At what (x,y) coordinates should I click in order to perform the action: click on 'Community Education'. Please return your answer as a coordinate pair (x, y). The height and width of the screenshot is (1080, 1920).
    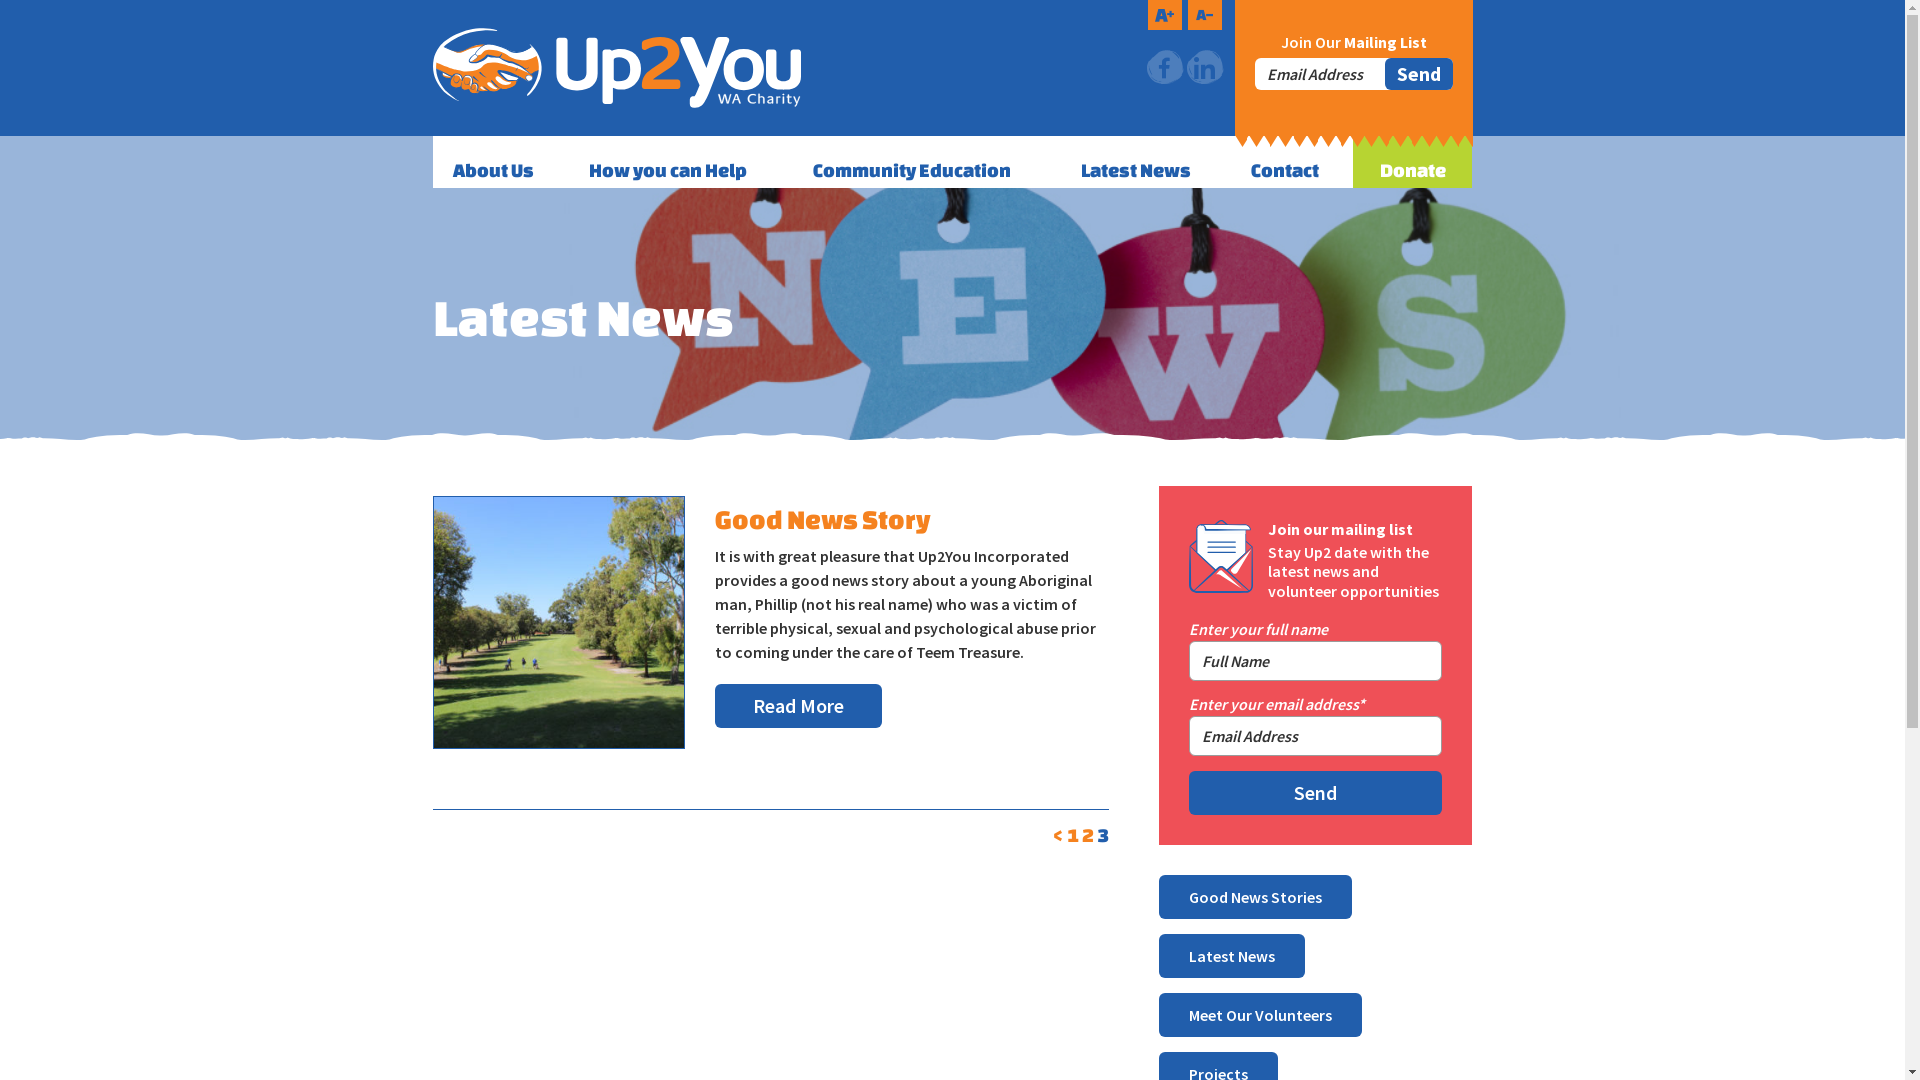
    Looking at the image, I should click on (926, 161).